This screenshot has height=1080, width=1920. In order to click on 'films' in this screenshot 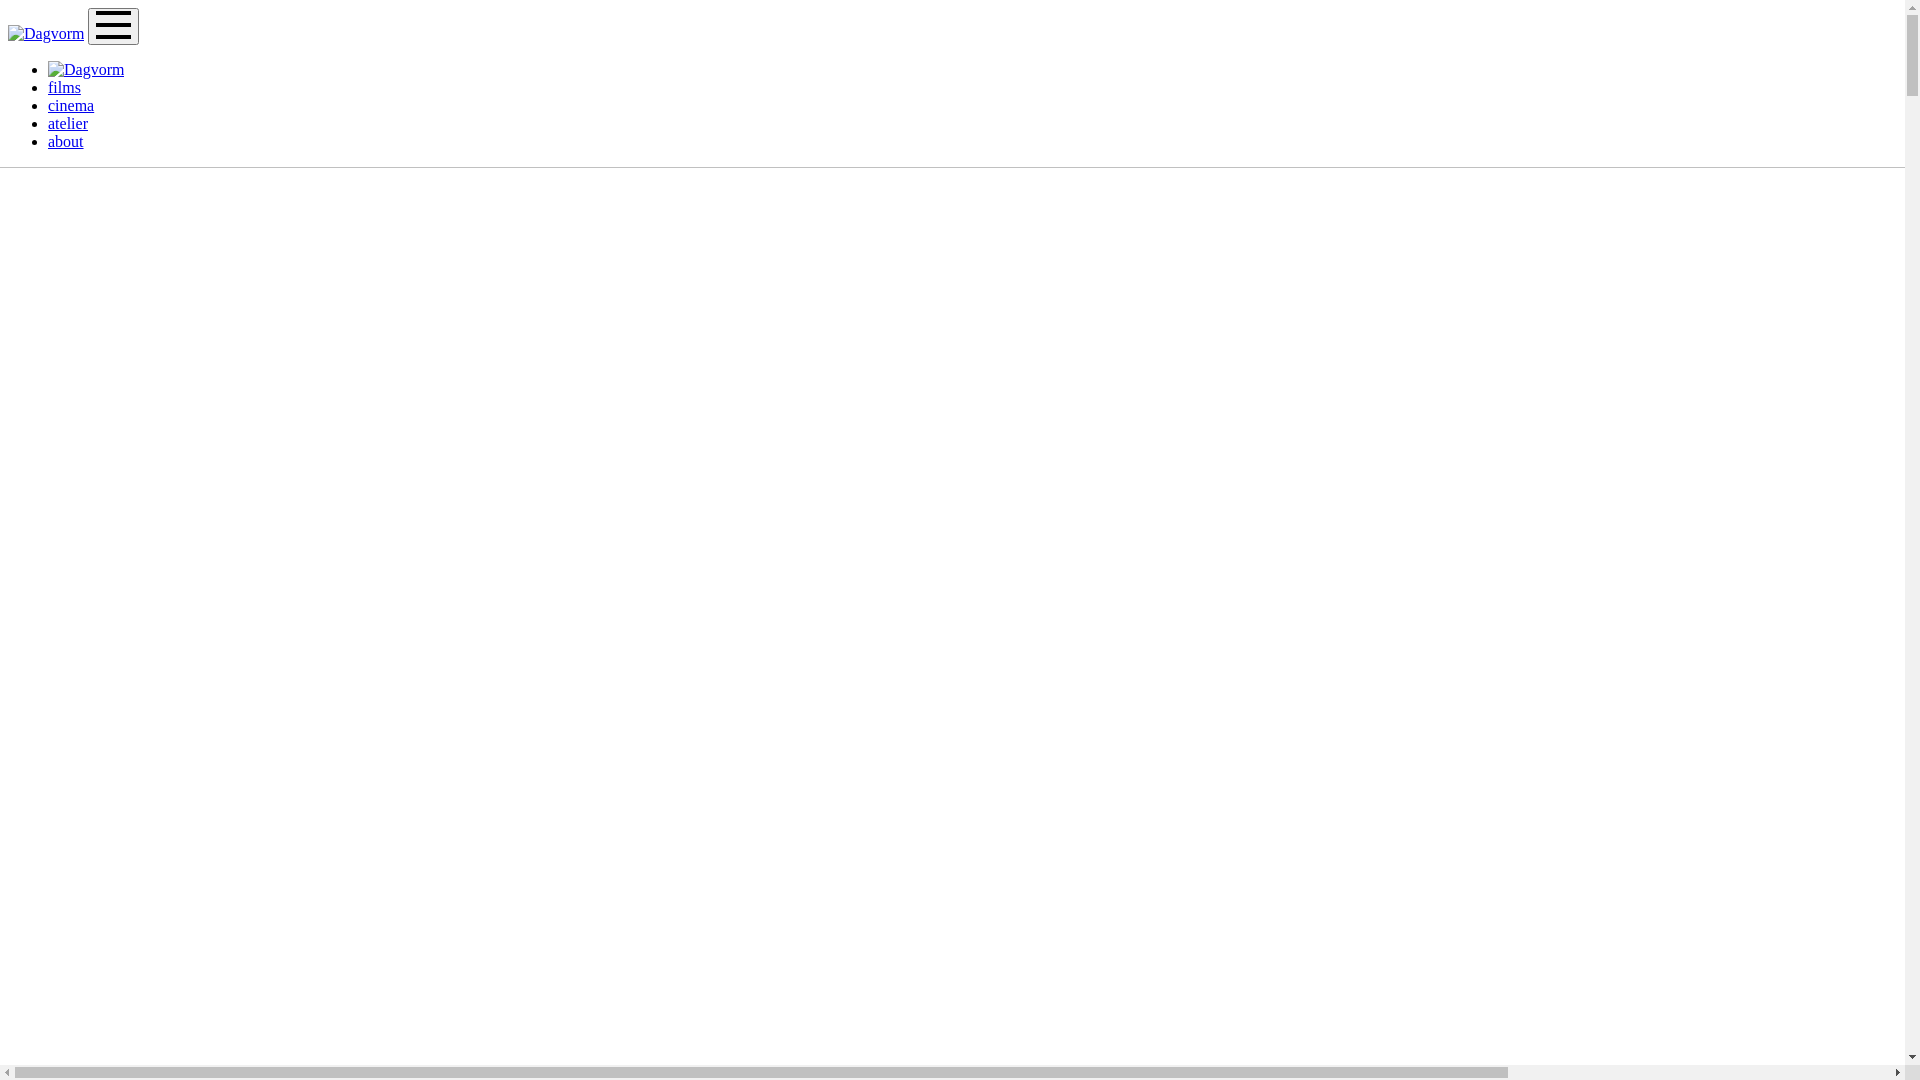, I will do `click(48, 86)`.